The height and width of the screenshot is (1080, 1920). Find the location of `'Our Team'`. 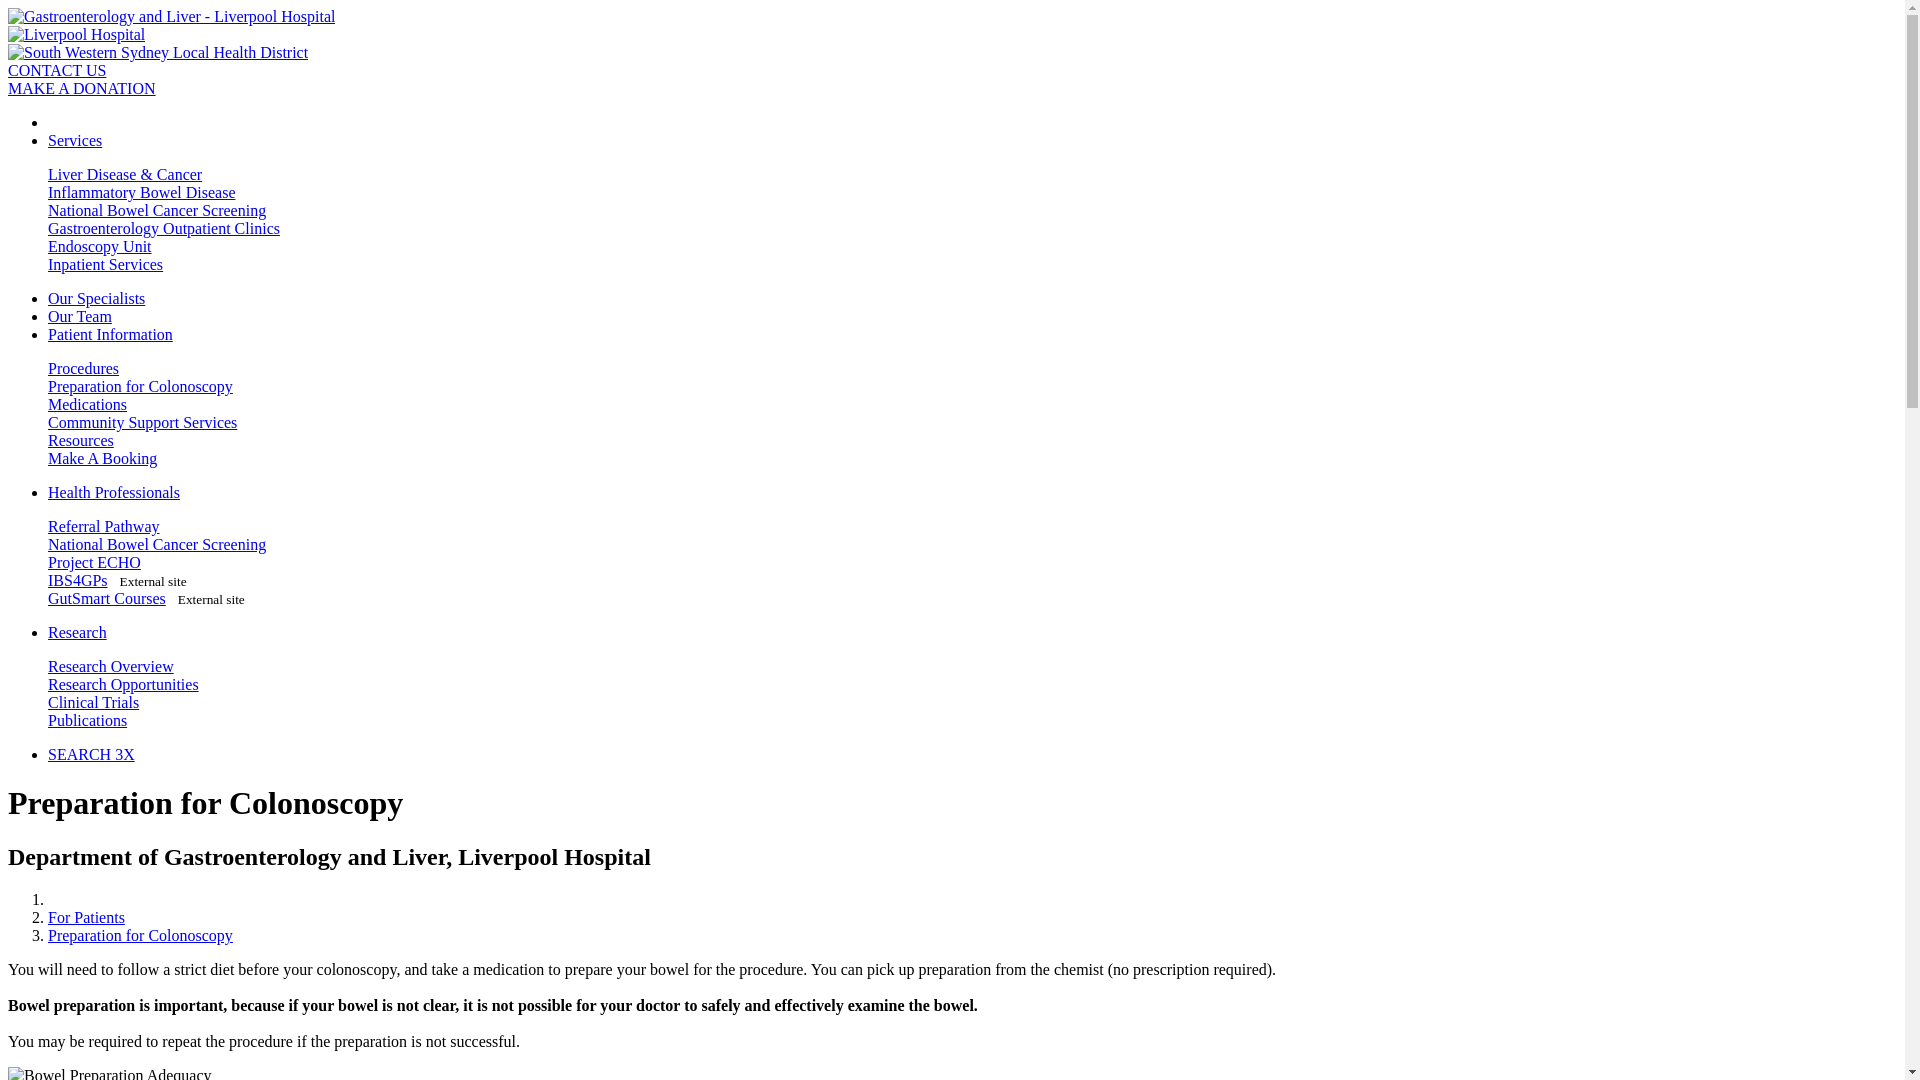

'Our Team' is located at coordinates (80, 315).